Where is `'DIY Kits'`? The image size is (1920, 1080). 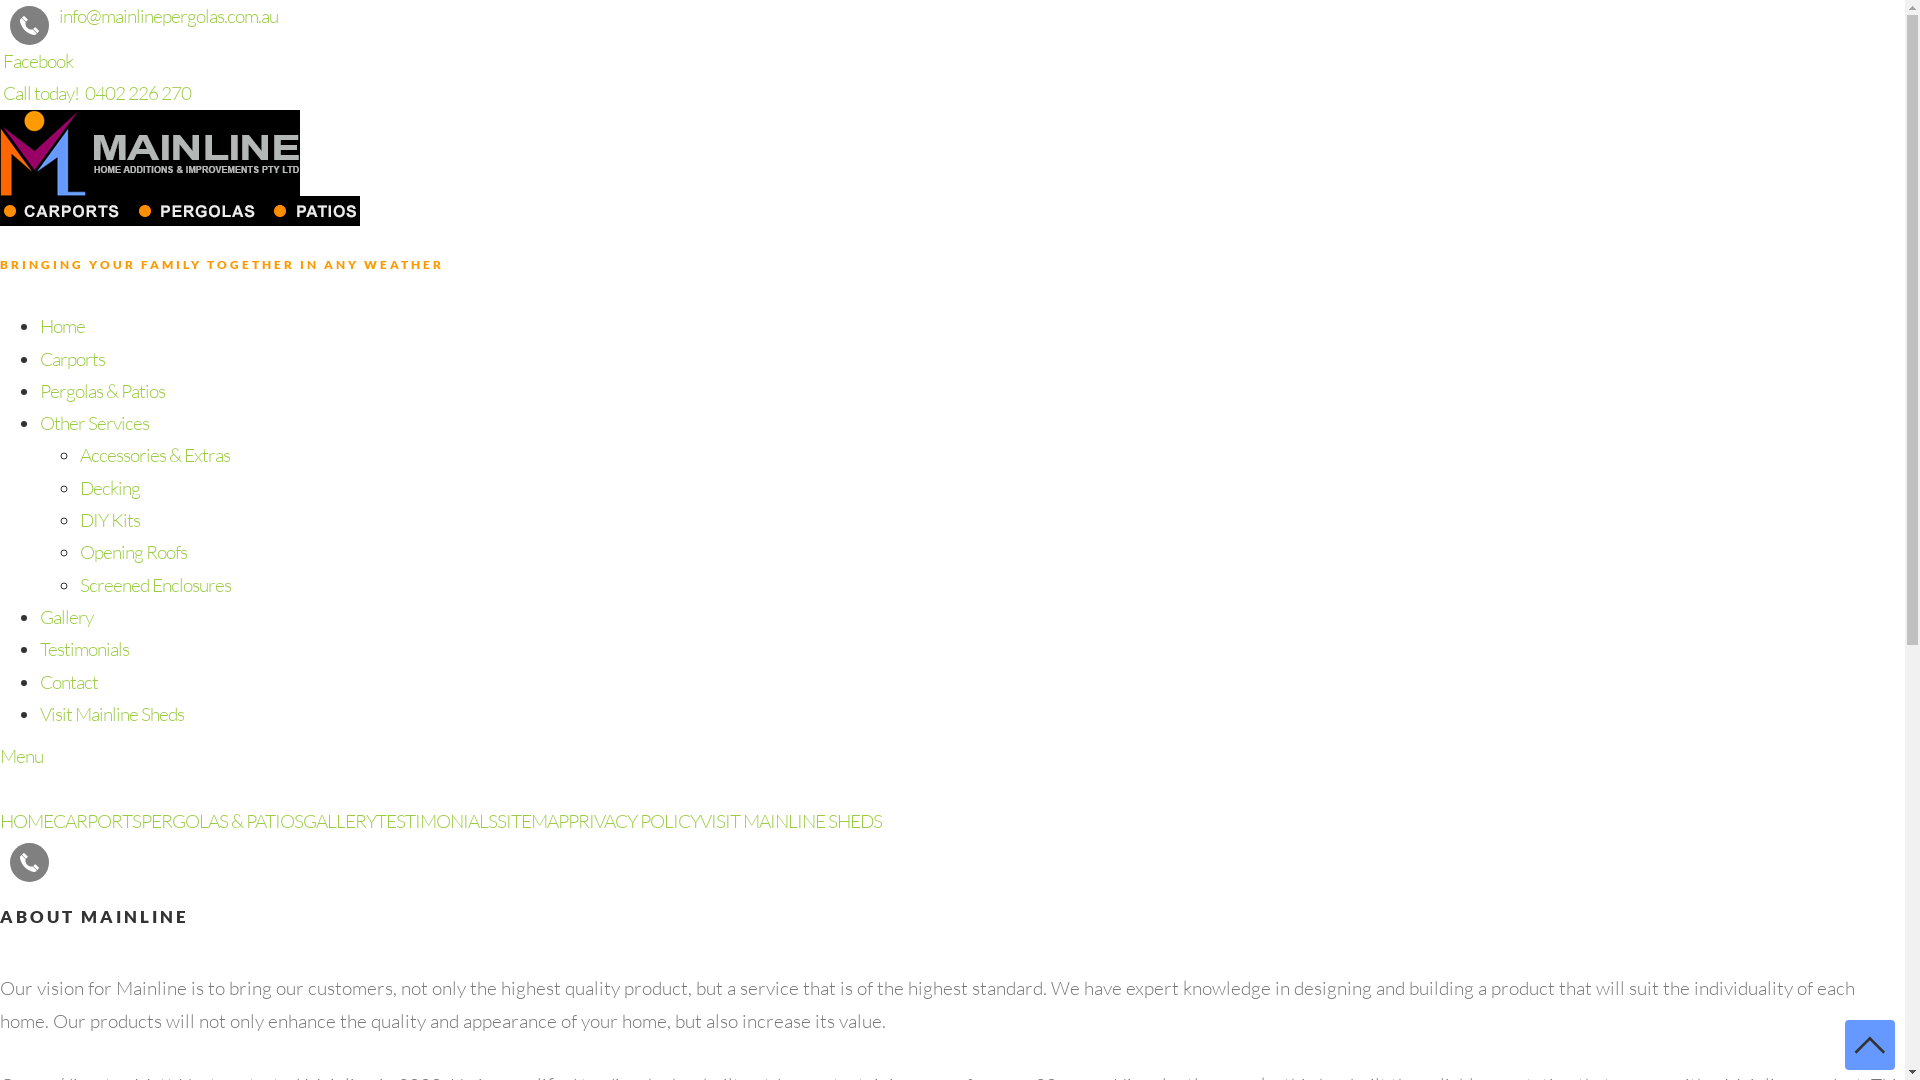
'DIY Kits' is located at coordinates (109, 519).